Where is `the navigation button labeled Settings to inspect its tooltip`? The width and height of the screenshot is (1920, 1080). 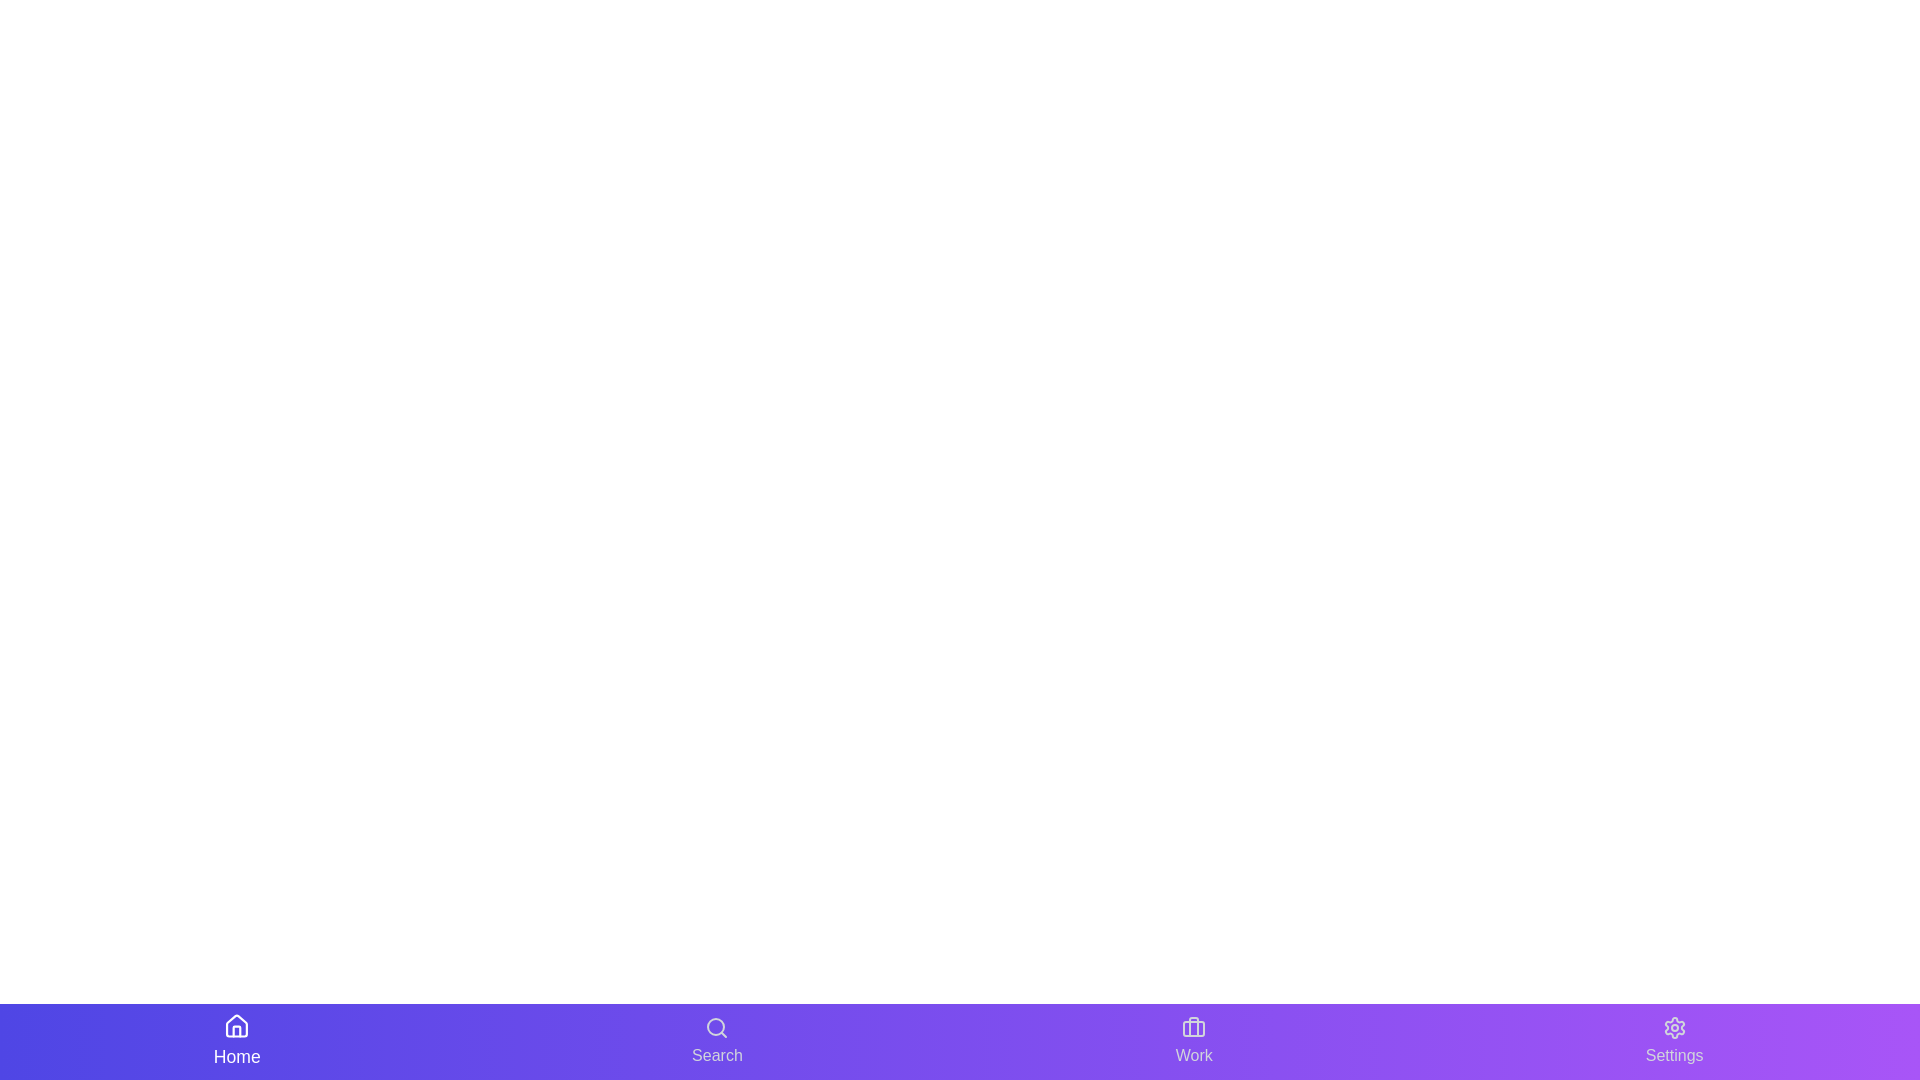 the navigation button labeled Settings to inspect its tooltip is located at coordinates (1674, 1040).